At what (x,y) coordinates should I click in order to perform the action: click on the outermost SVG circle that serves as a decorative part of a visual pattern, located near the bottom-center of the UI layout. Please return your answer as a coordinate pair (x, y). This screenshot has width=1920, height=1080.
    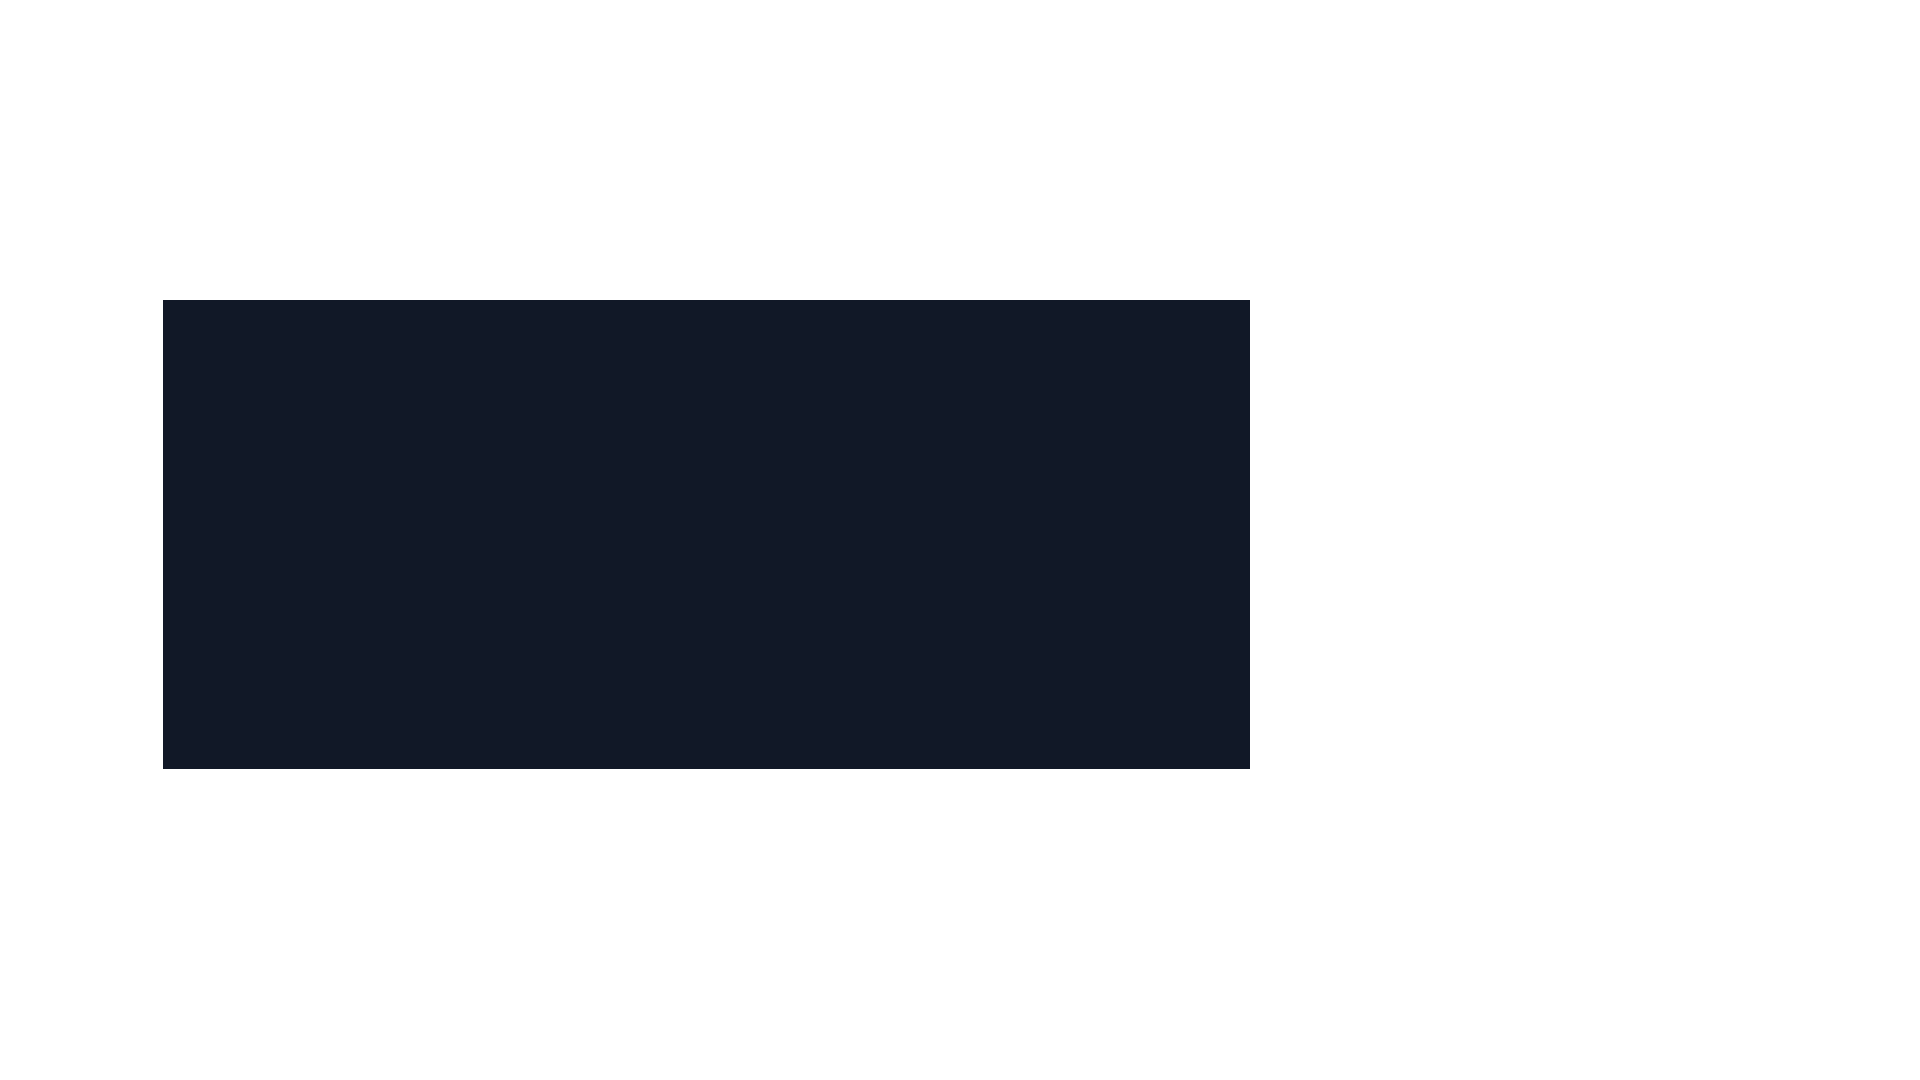
    Looking at the image, I should click on (568, 1018).